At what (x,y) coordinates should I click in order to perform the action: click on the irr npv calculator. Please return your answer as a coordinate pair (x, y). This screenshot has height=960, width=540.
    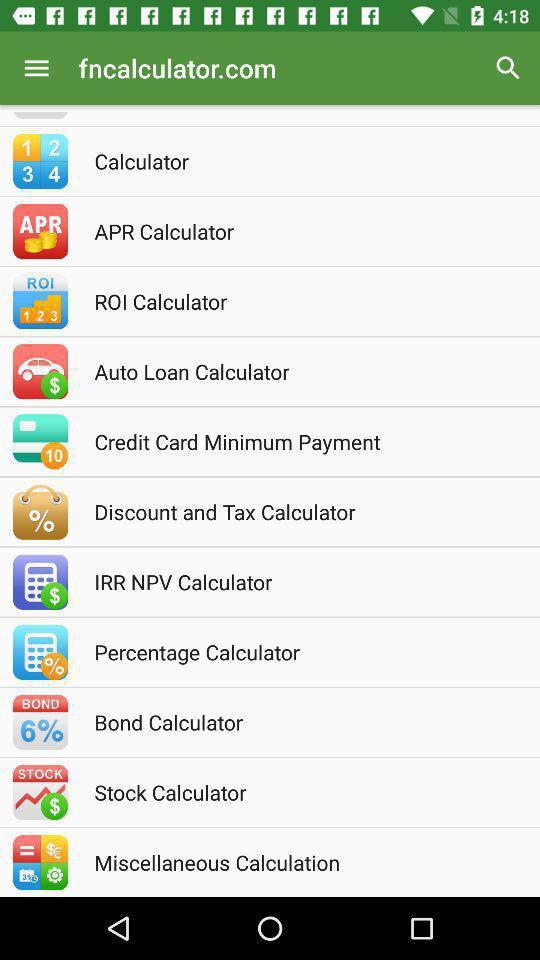
    Looking at the image, I should click on (296, 581).